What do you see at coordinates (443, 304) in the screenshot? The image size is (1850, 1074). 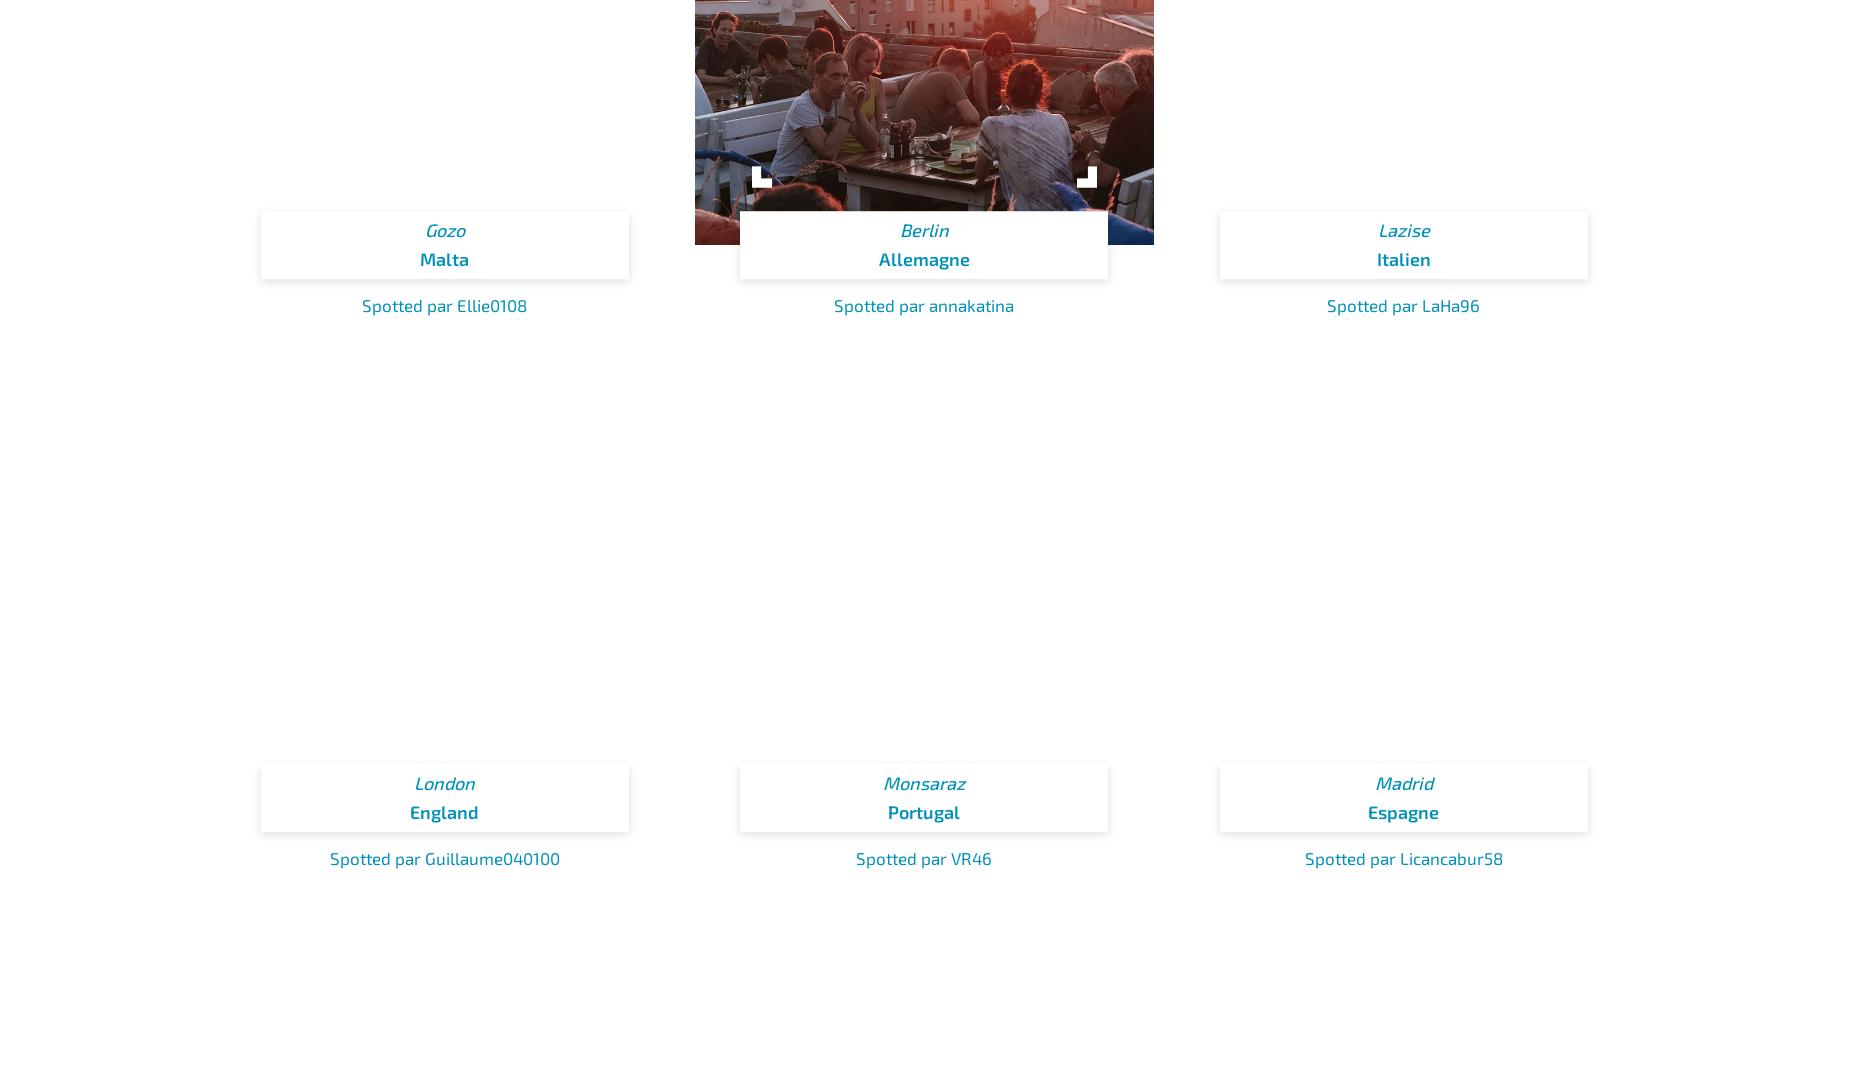 I see `'Spotted par Ellie0108'` at bounding box center [443, 304].